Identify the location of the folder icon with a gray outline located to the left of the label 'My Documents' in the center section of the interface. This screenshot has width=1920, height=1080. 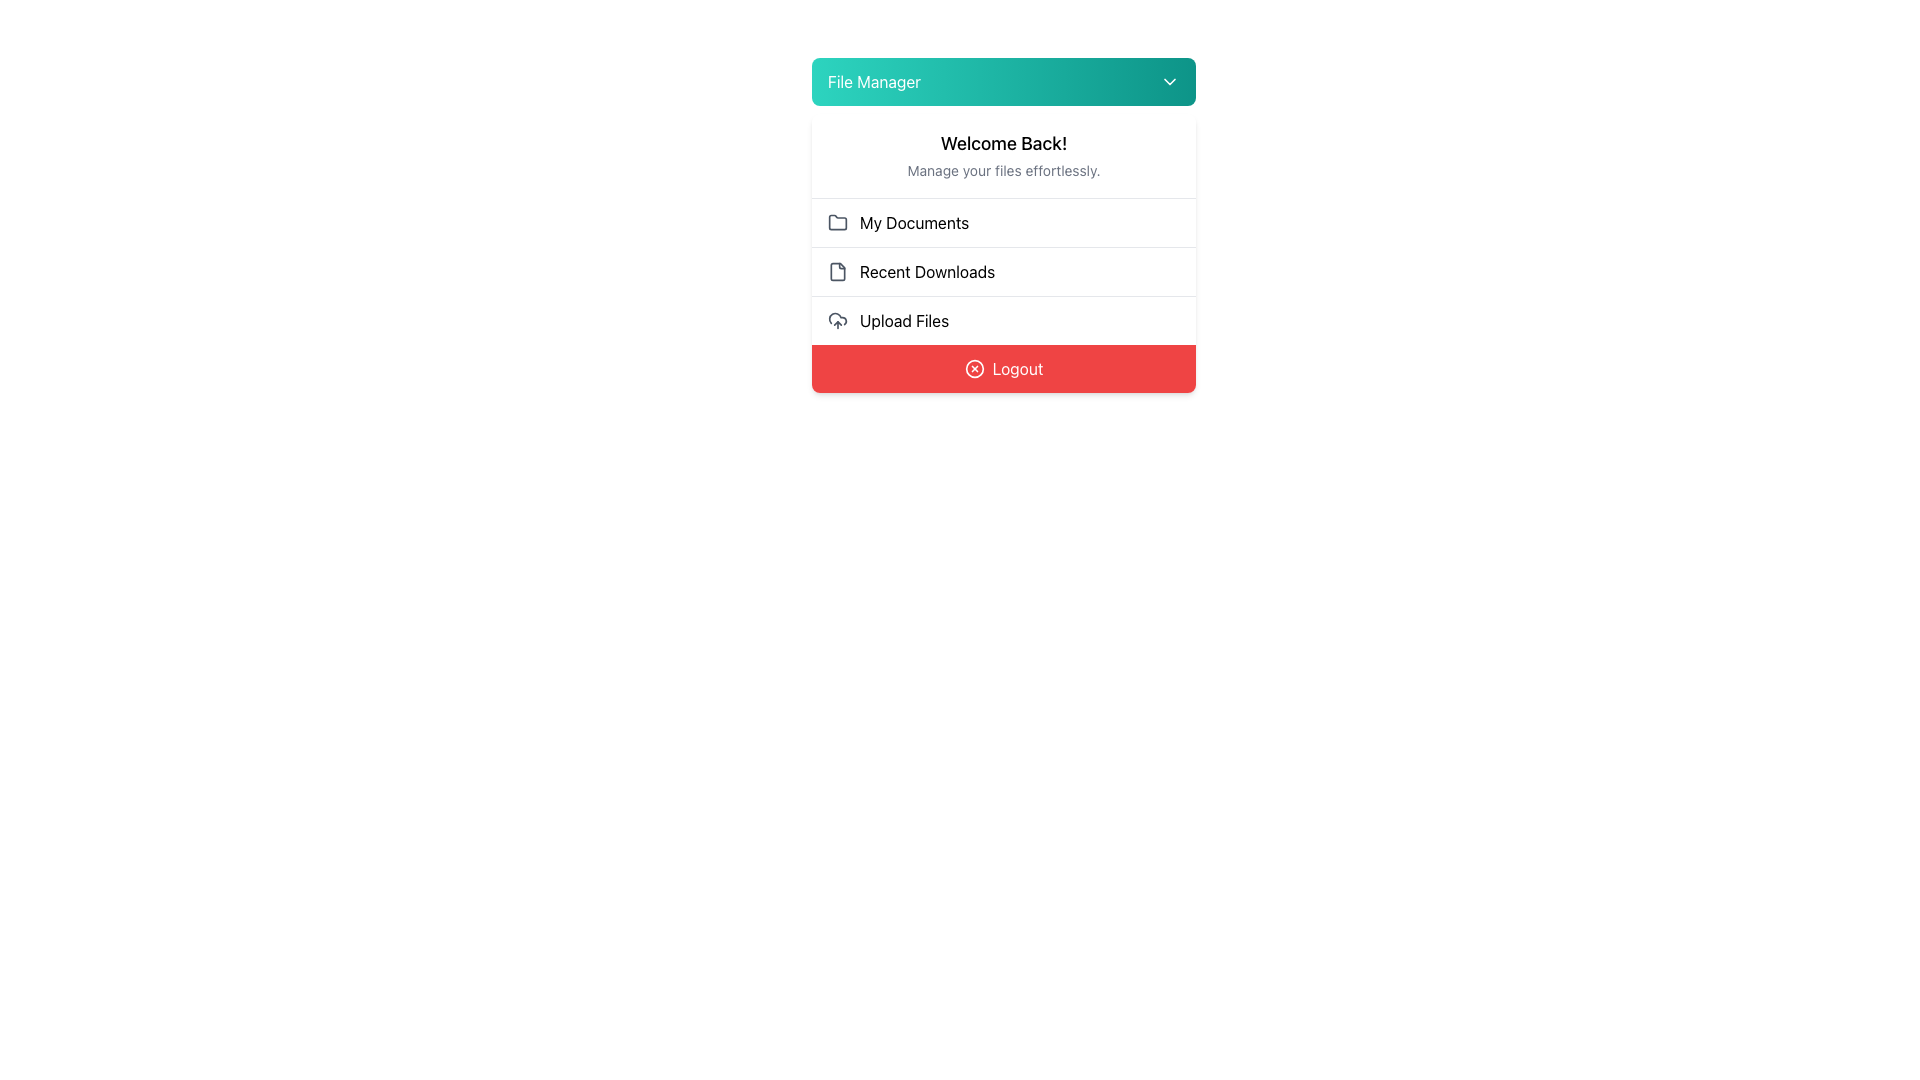
(838, 223).